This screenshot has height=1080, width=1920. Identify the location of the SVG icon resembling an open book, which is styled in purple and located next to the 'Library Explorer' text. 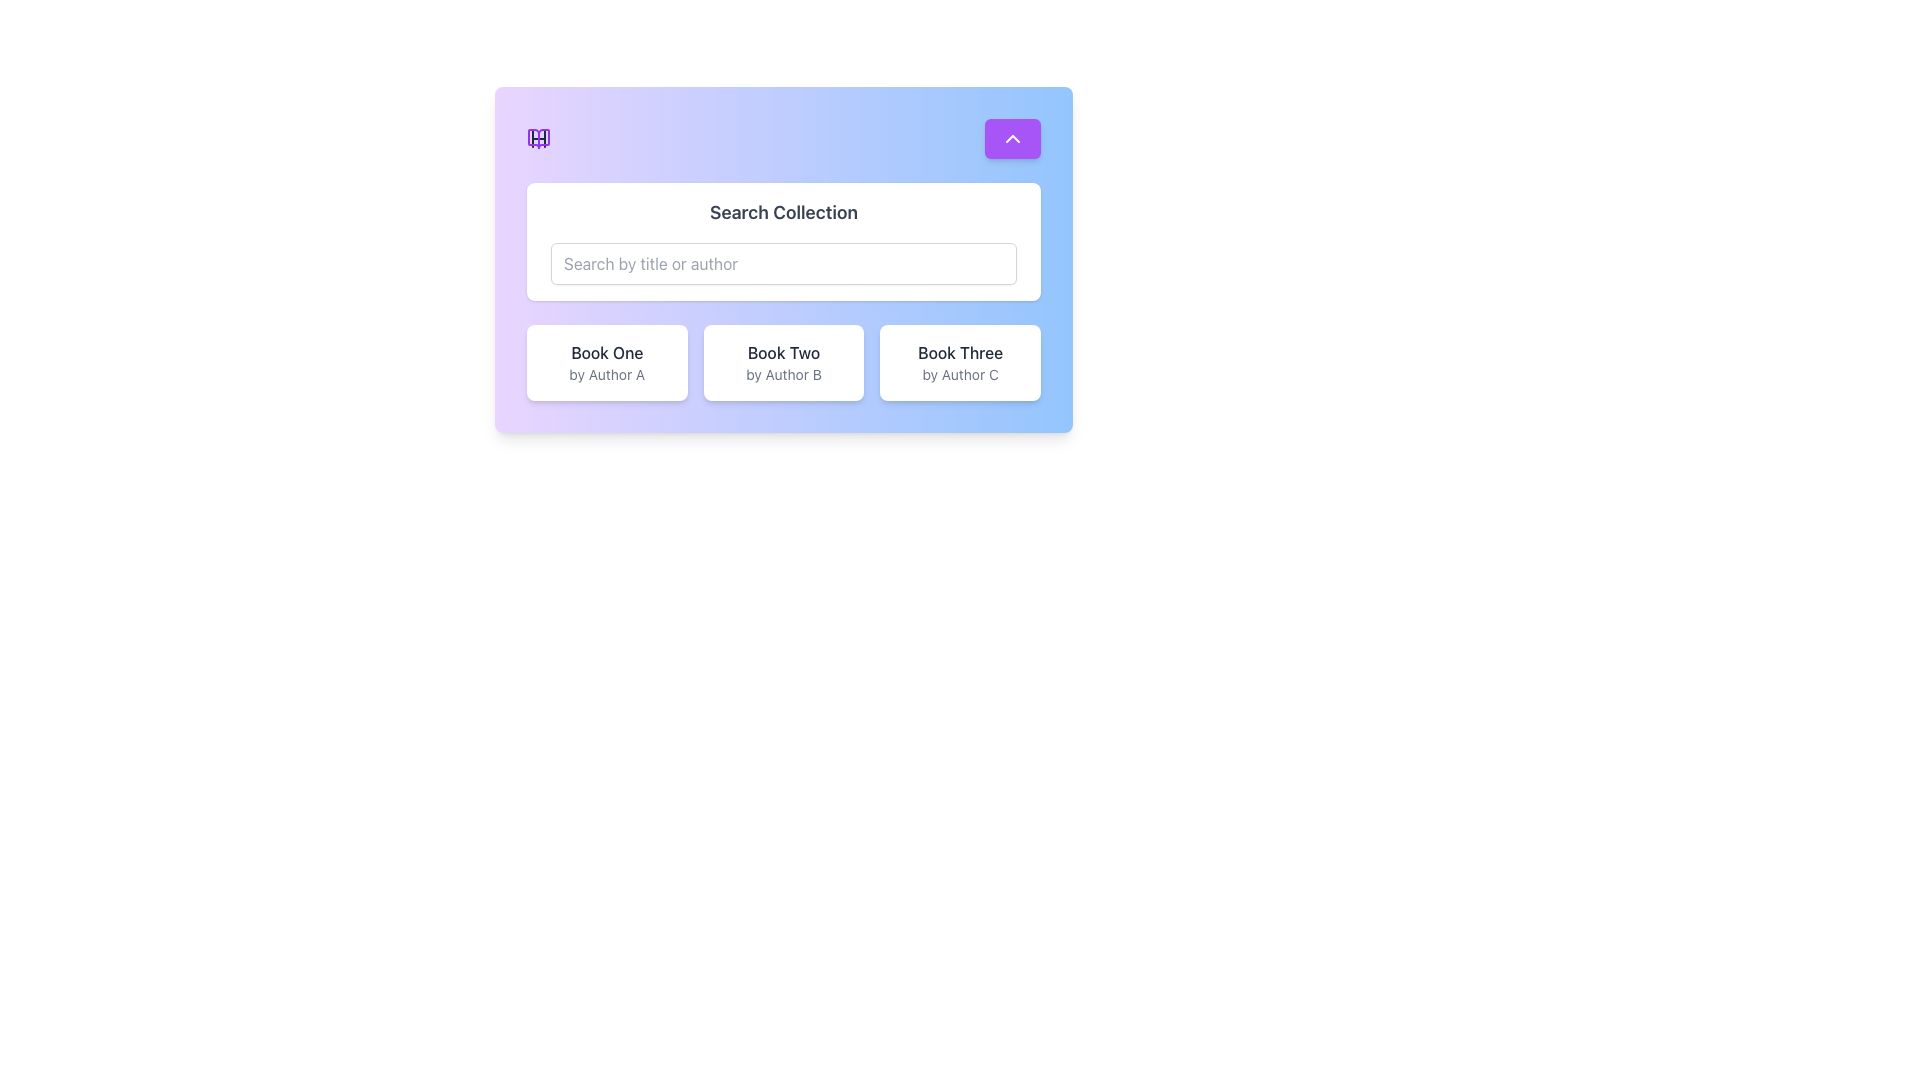
(538, 137).